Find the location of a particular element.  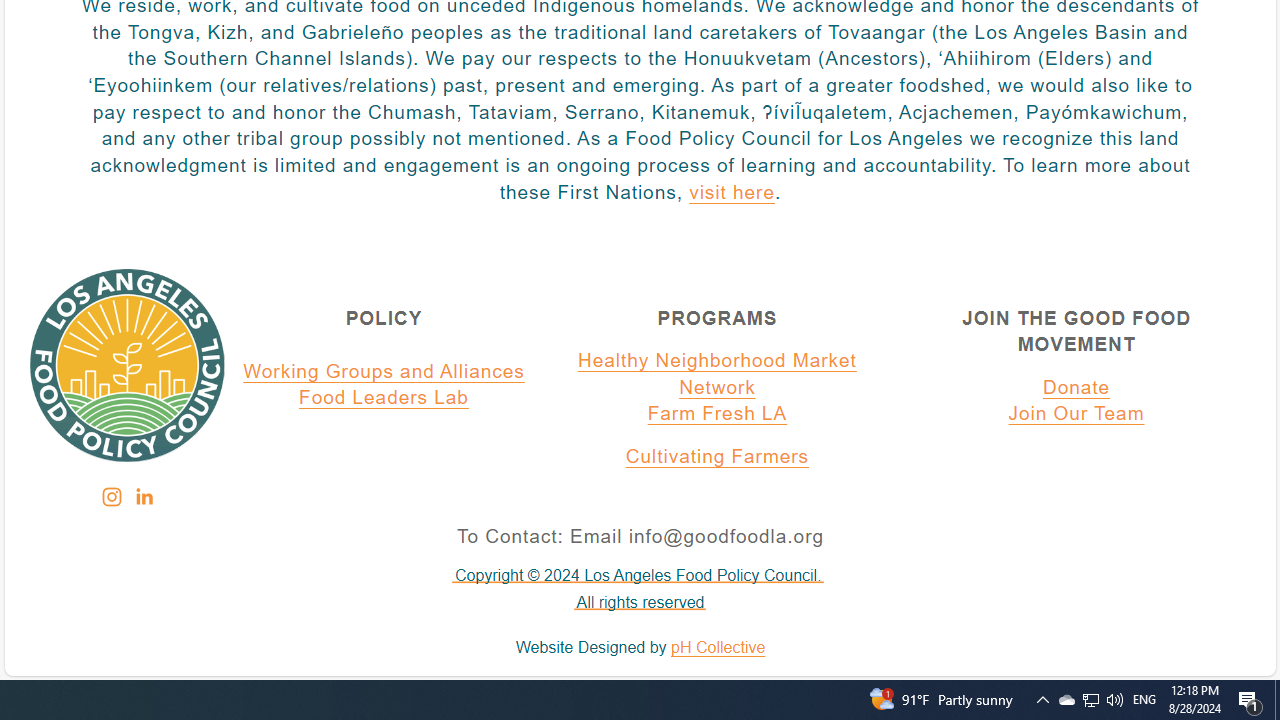

'visit here' is located at coordinates (730, 193).